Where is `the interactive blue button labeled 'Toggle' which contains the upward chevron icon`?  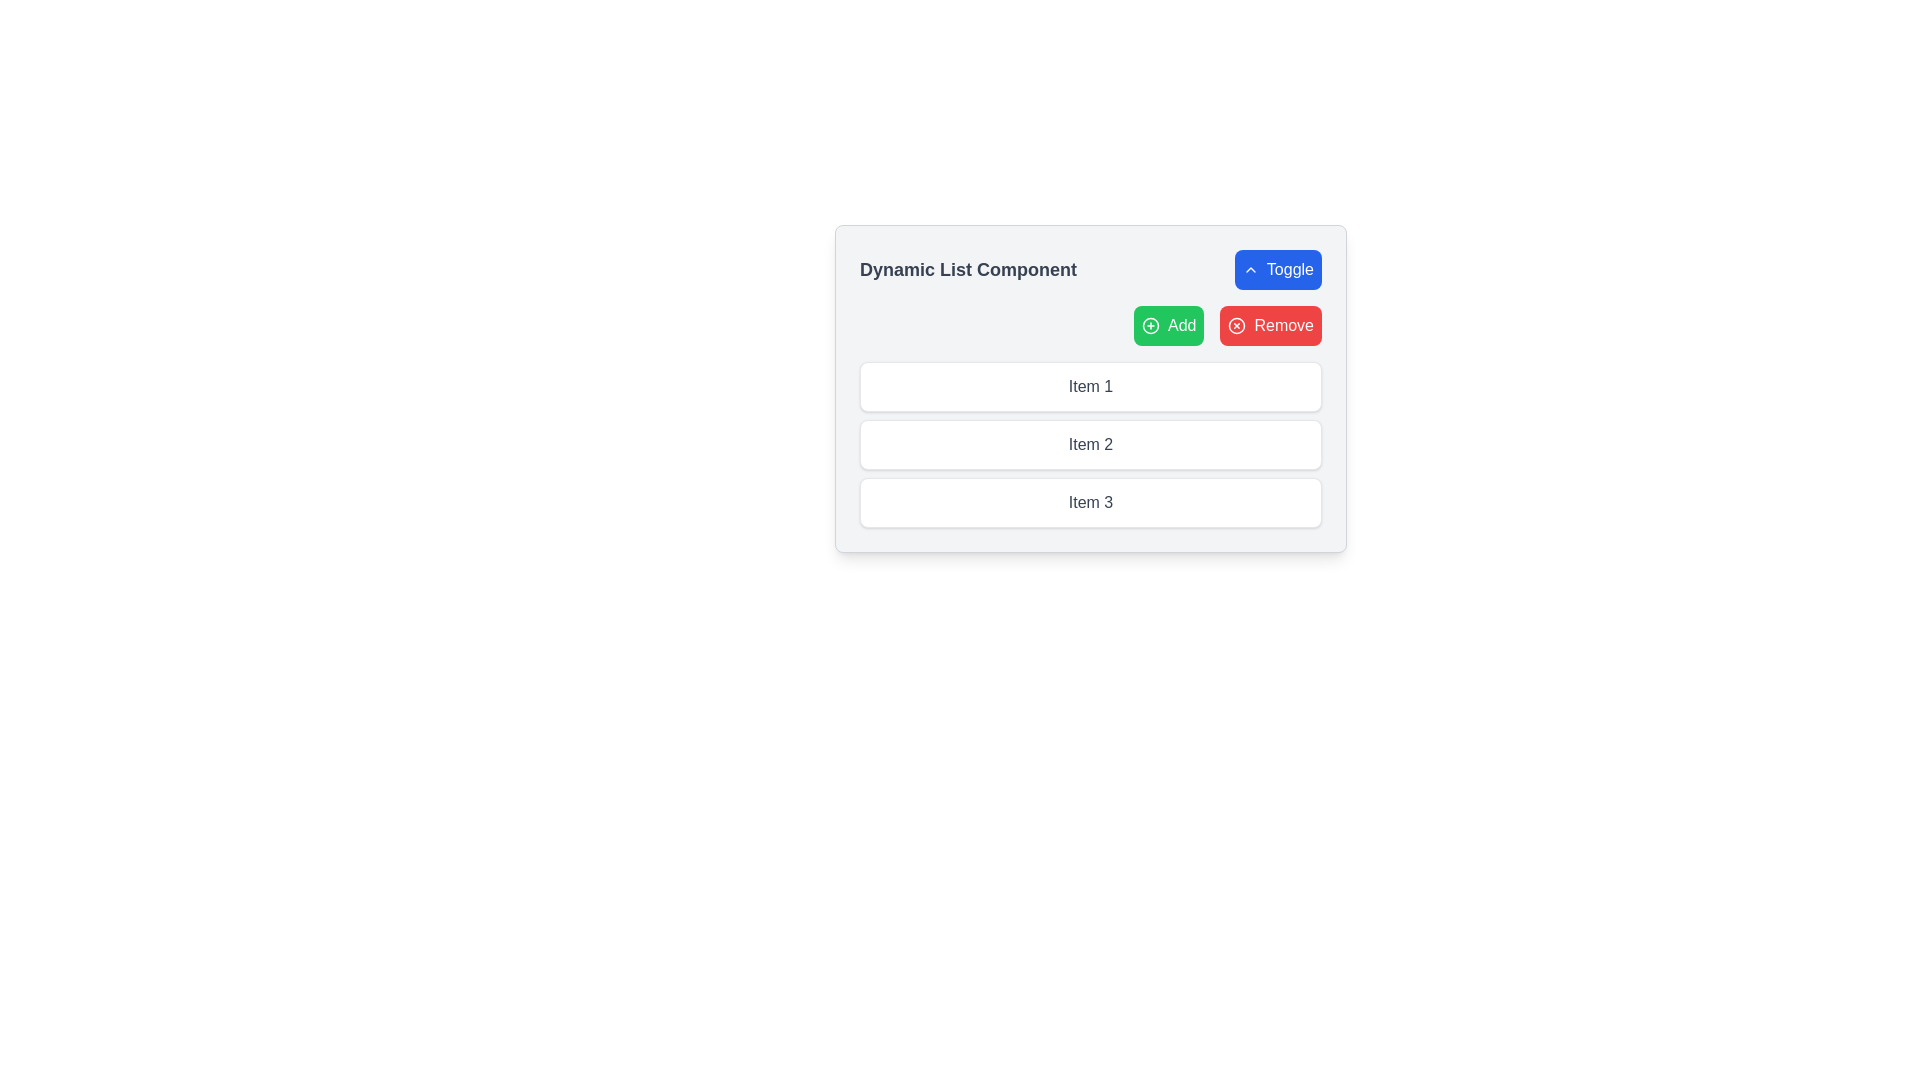
the interactive blue button labeled 'Toggle' which contains the upward chevron icon is located at coordinates (1249, 270).